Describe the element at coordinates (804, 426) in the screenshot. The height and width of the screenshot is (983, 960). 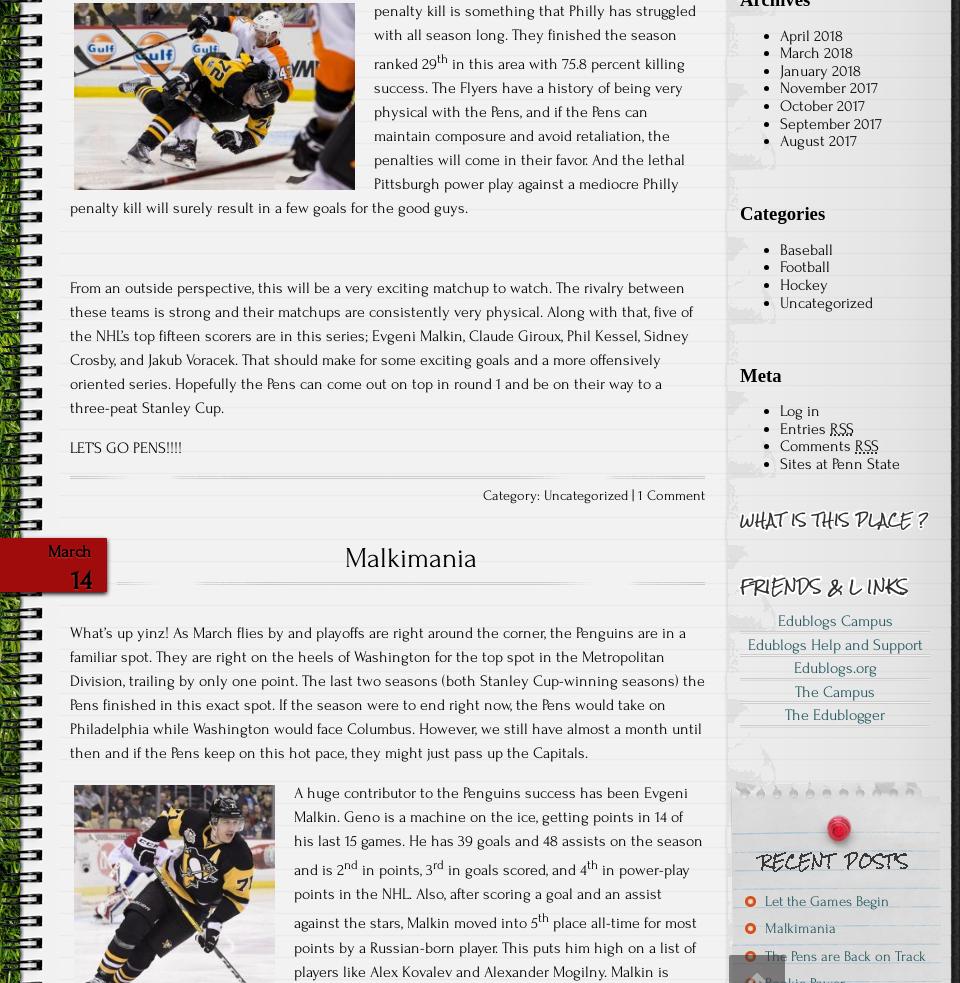
I see `'Entries'` at that location.